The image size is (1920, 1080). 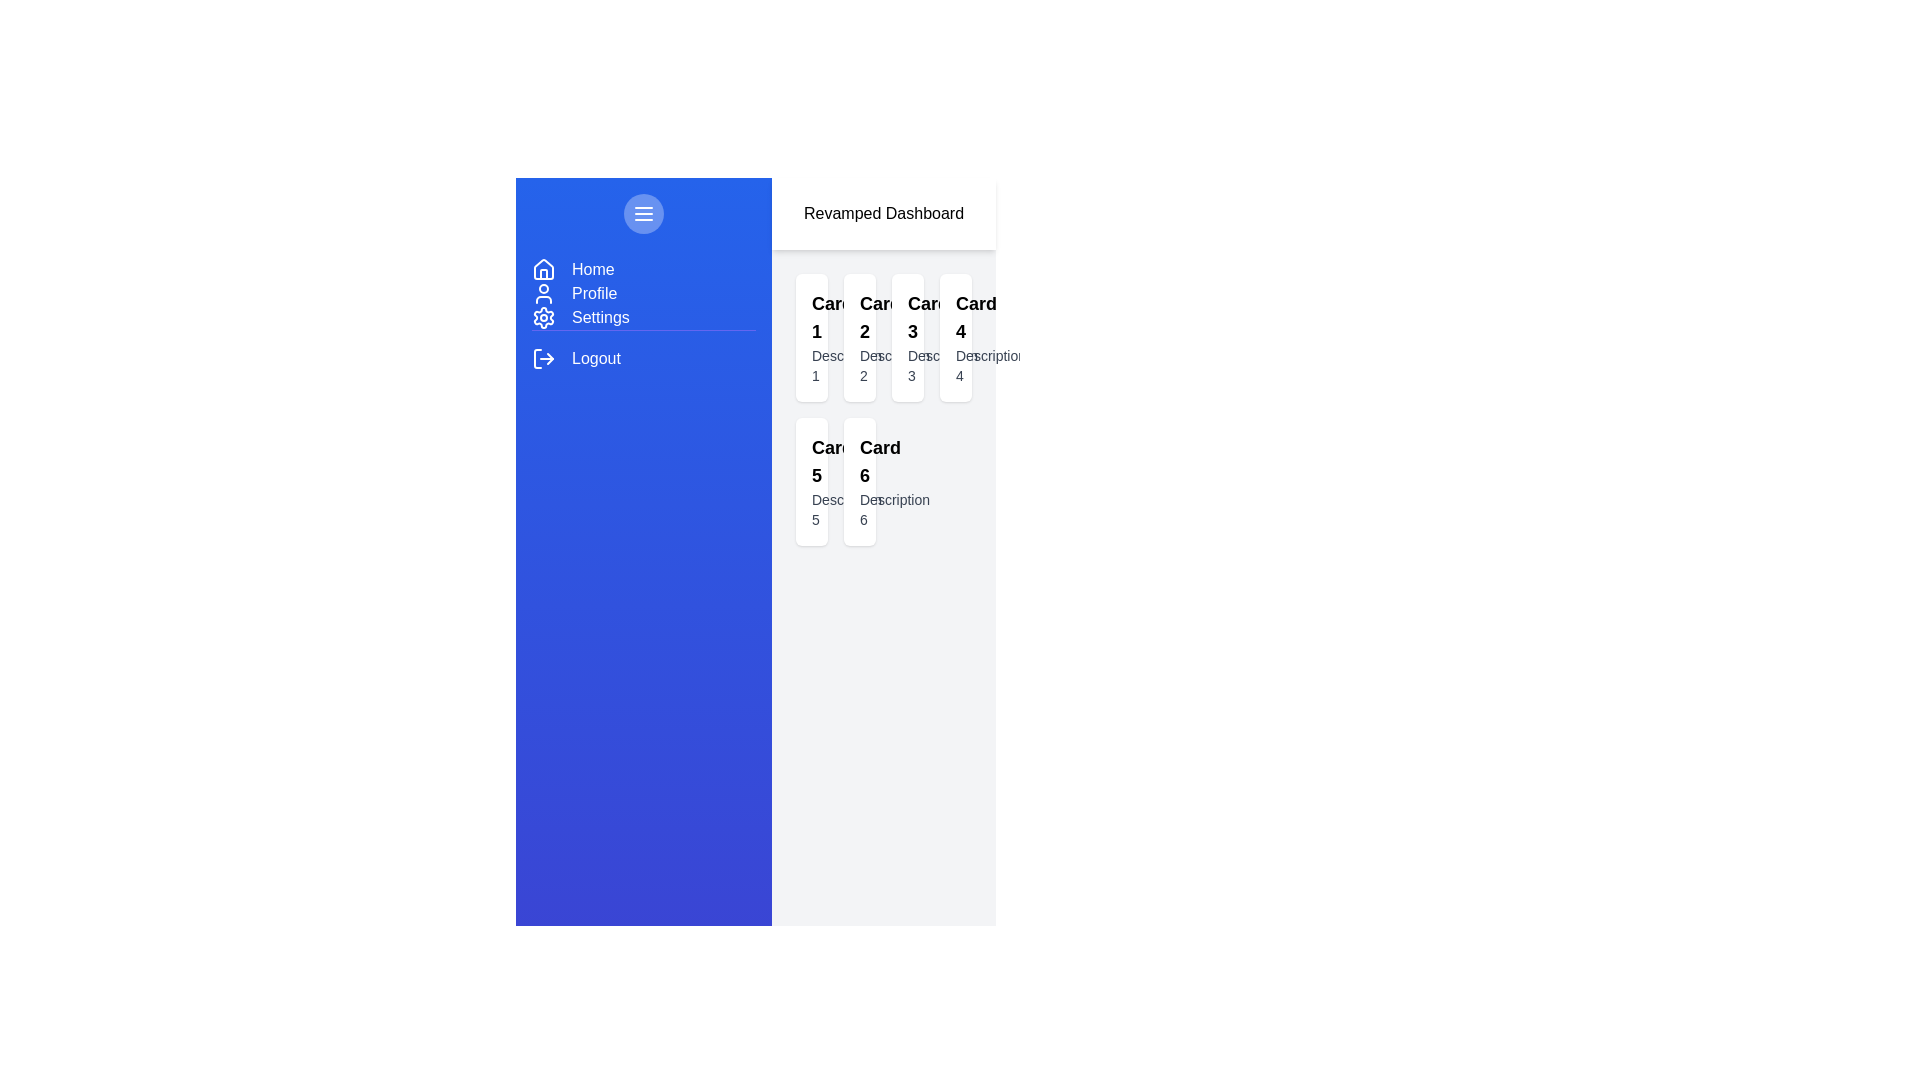 I want to click on the informational card located in the bottom-right corner of the grid, adjacent to 'Card 5' on its left, so click(x=859, y=482).